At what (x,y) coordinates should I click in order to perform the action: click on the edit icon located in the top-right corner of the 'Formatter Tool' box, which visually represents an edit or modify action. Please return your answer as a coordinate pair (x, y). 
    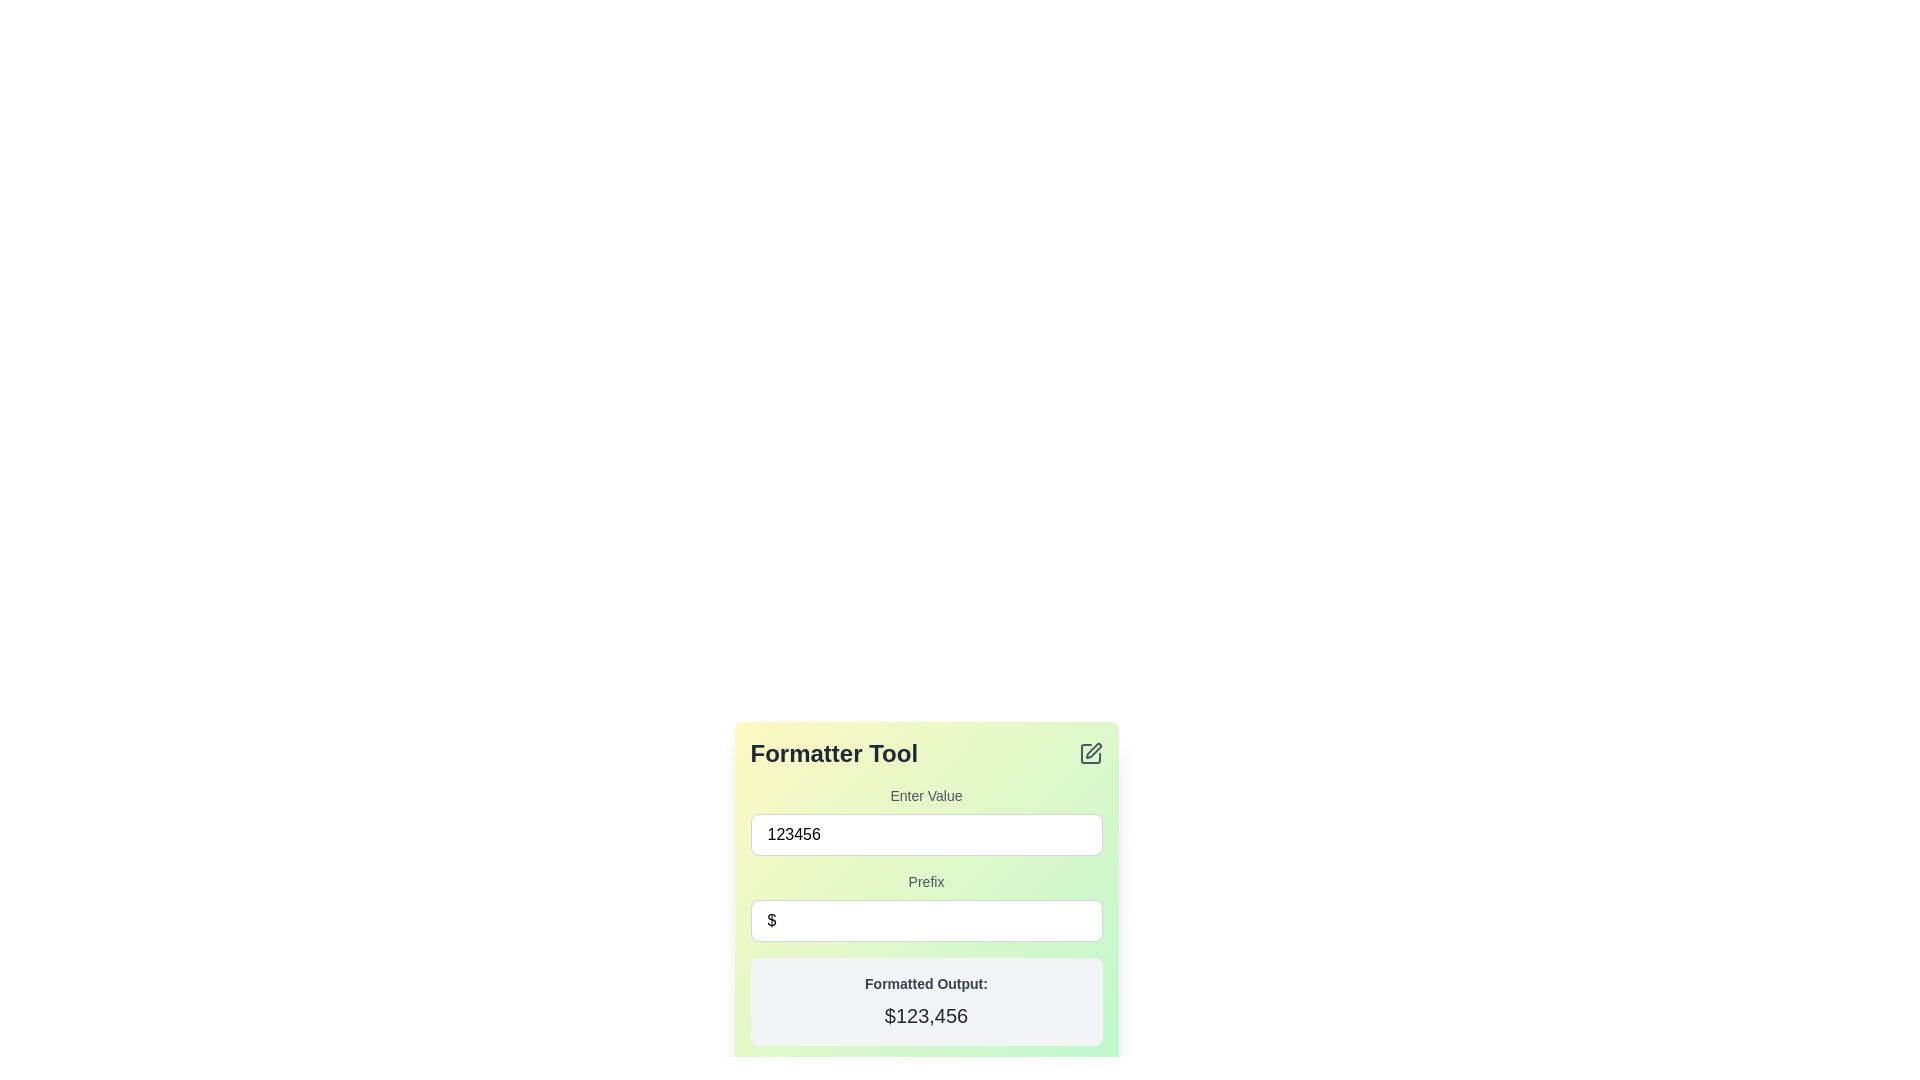
    Looking at the image, I should click on (1092, 751).